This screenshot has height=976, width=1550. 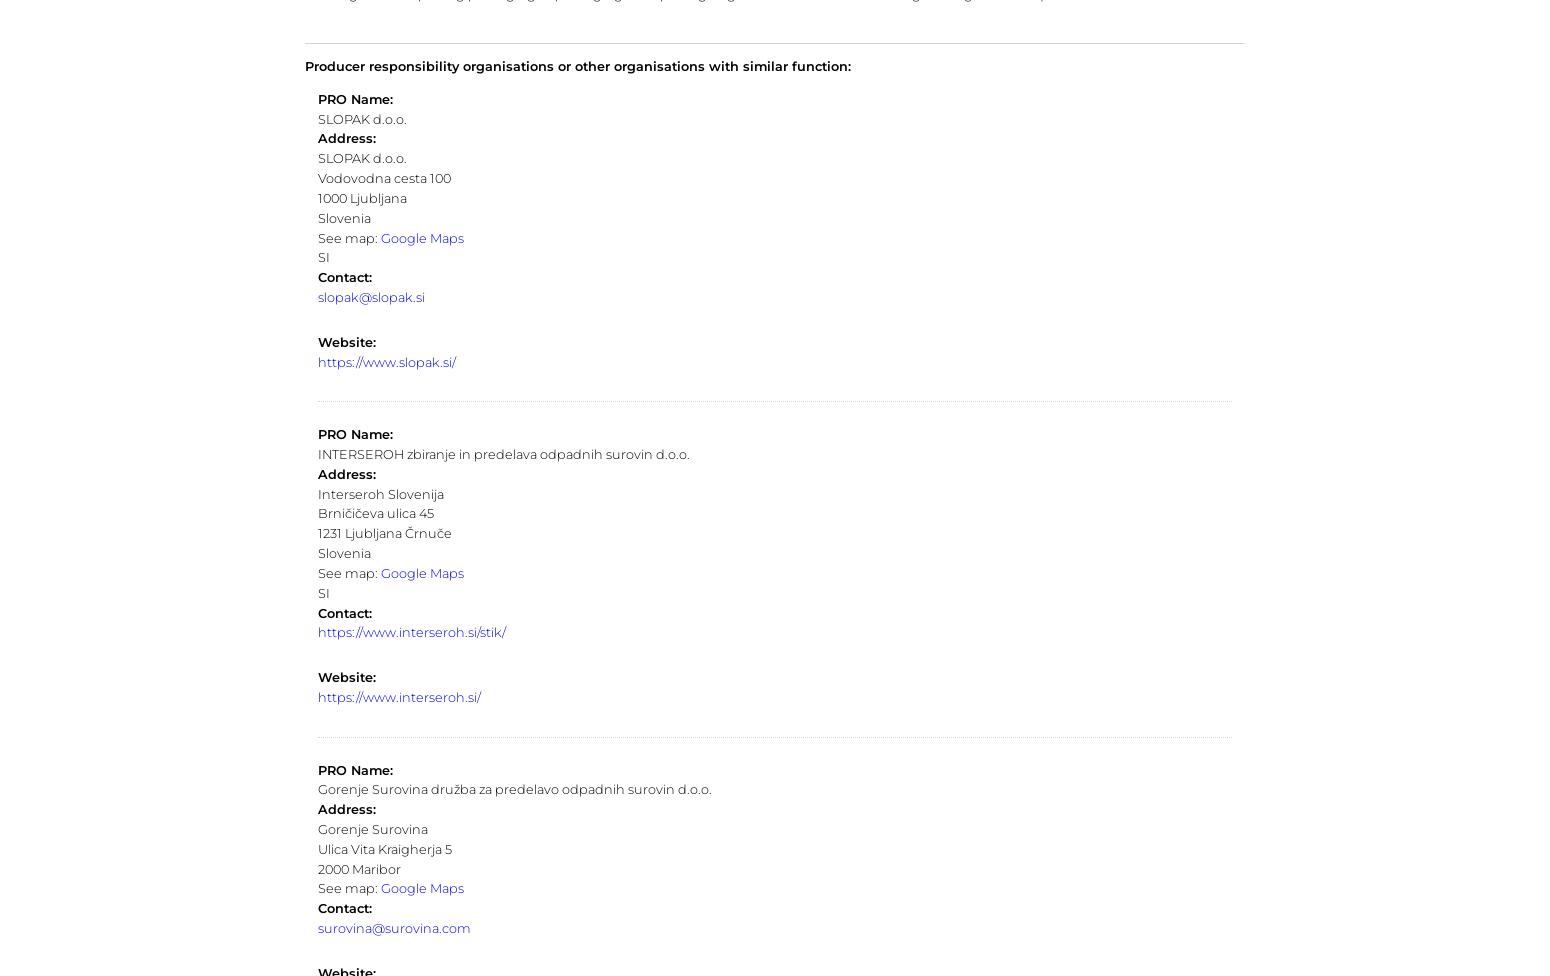 What do you see at coordinates (501, 452) in the screenshot?
I see `'INTERSEROH zbiranje in predelava odpadnih surovin d.o.o.'` at bounding box center [501, 452].